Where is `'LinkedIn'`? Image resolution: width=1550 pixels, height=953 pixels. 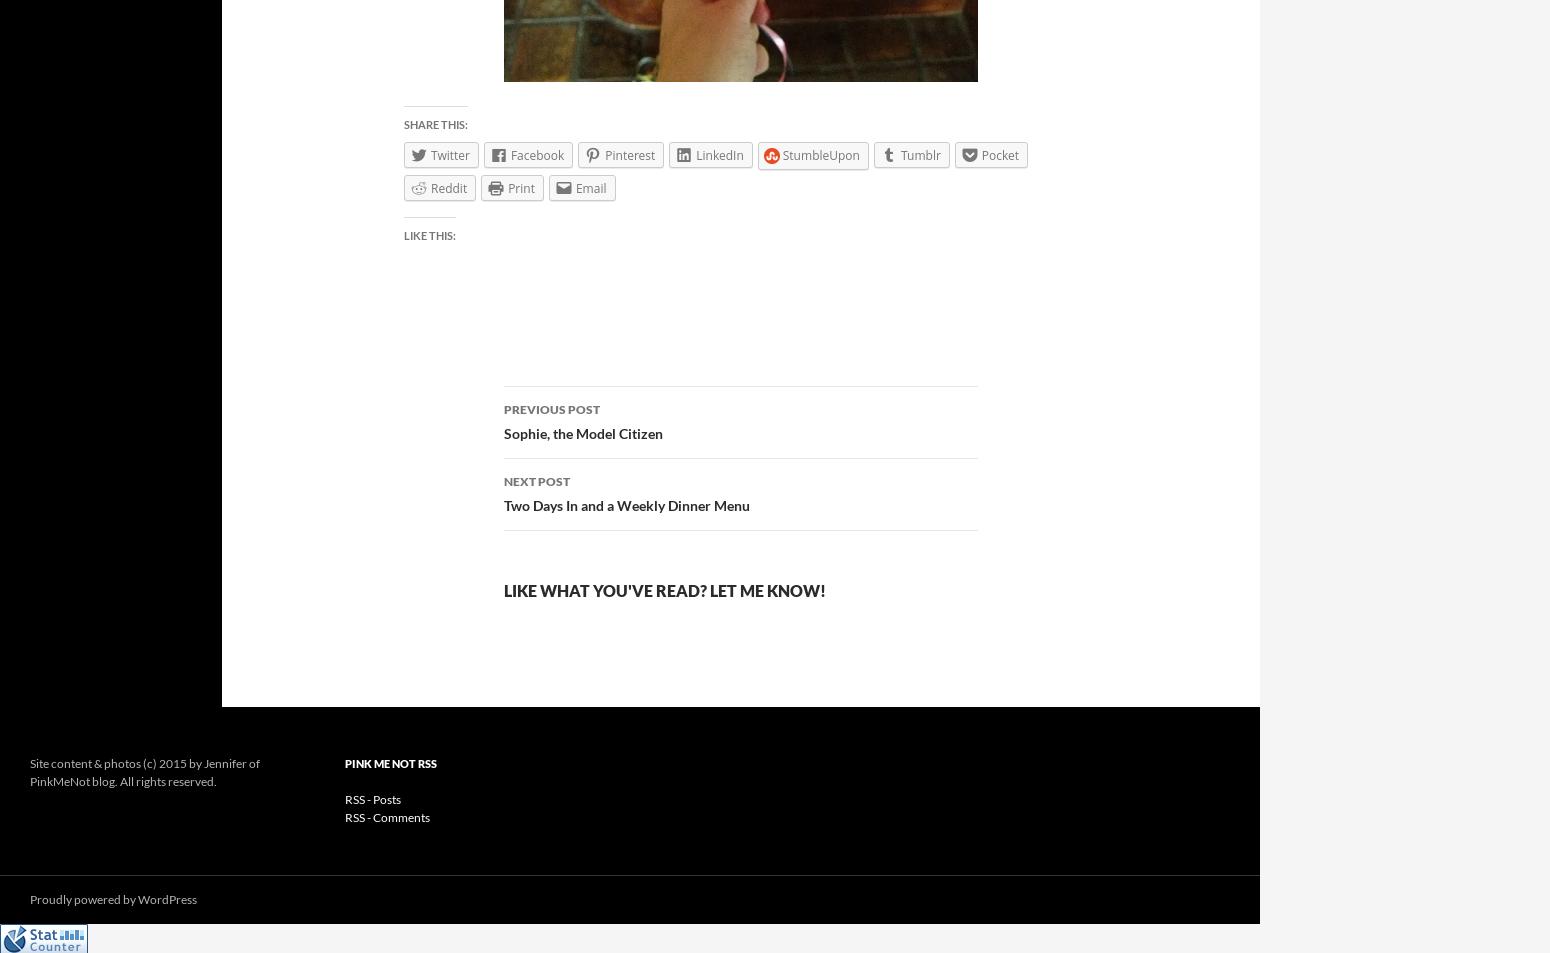 'LinkedIn' is located at coordinates (719, 153).